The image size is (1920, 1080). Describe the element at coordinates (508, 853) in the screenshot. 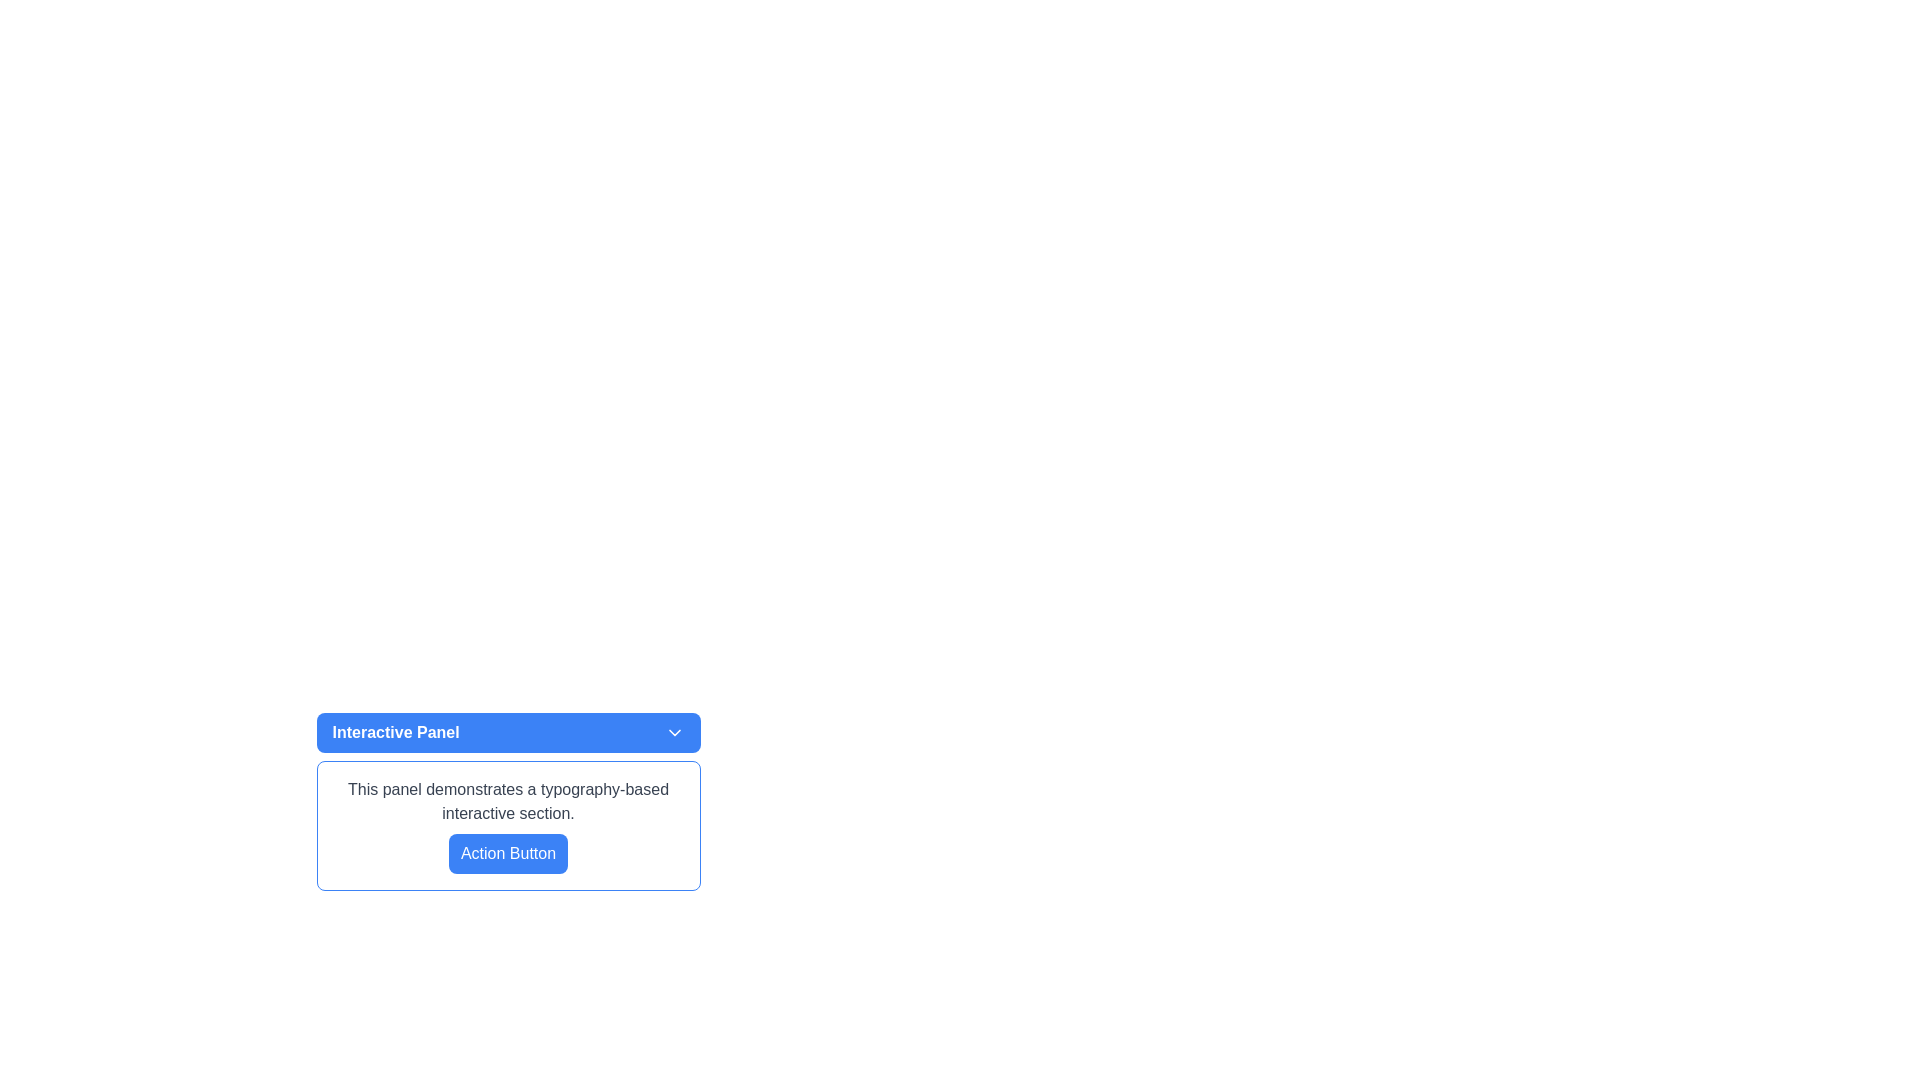

I see `the rectangular button with a blue background and white text that reads 'Action Button' to trigger the color change effect` at that location.